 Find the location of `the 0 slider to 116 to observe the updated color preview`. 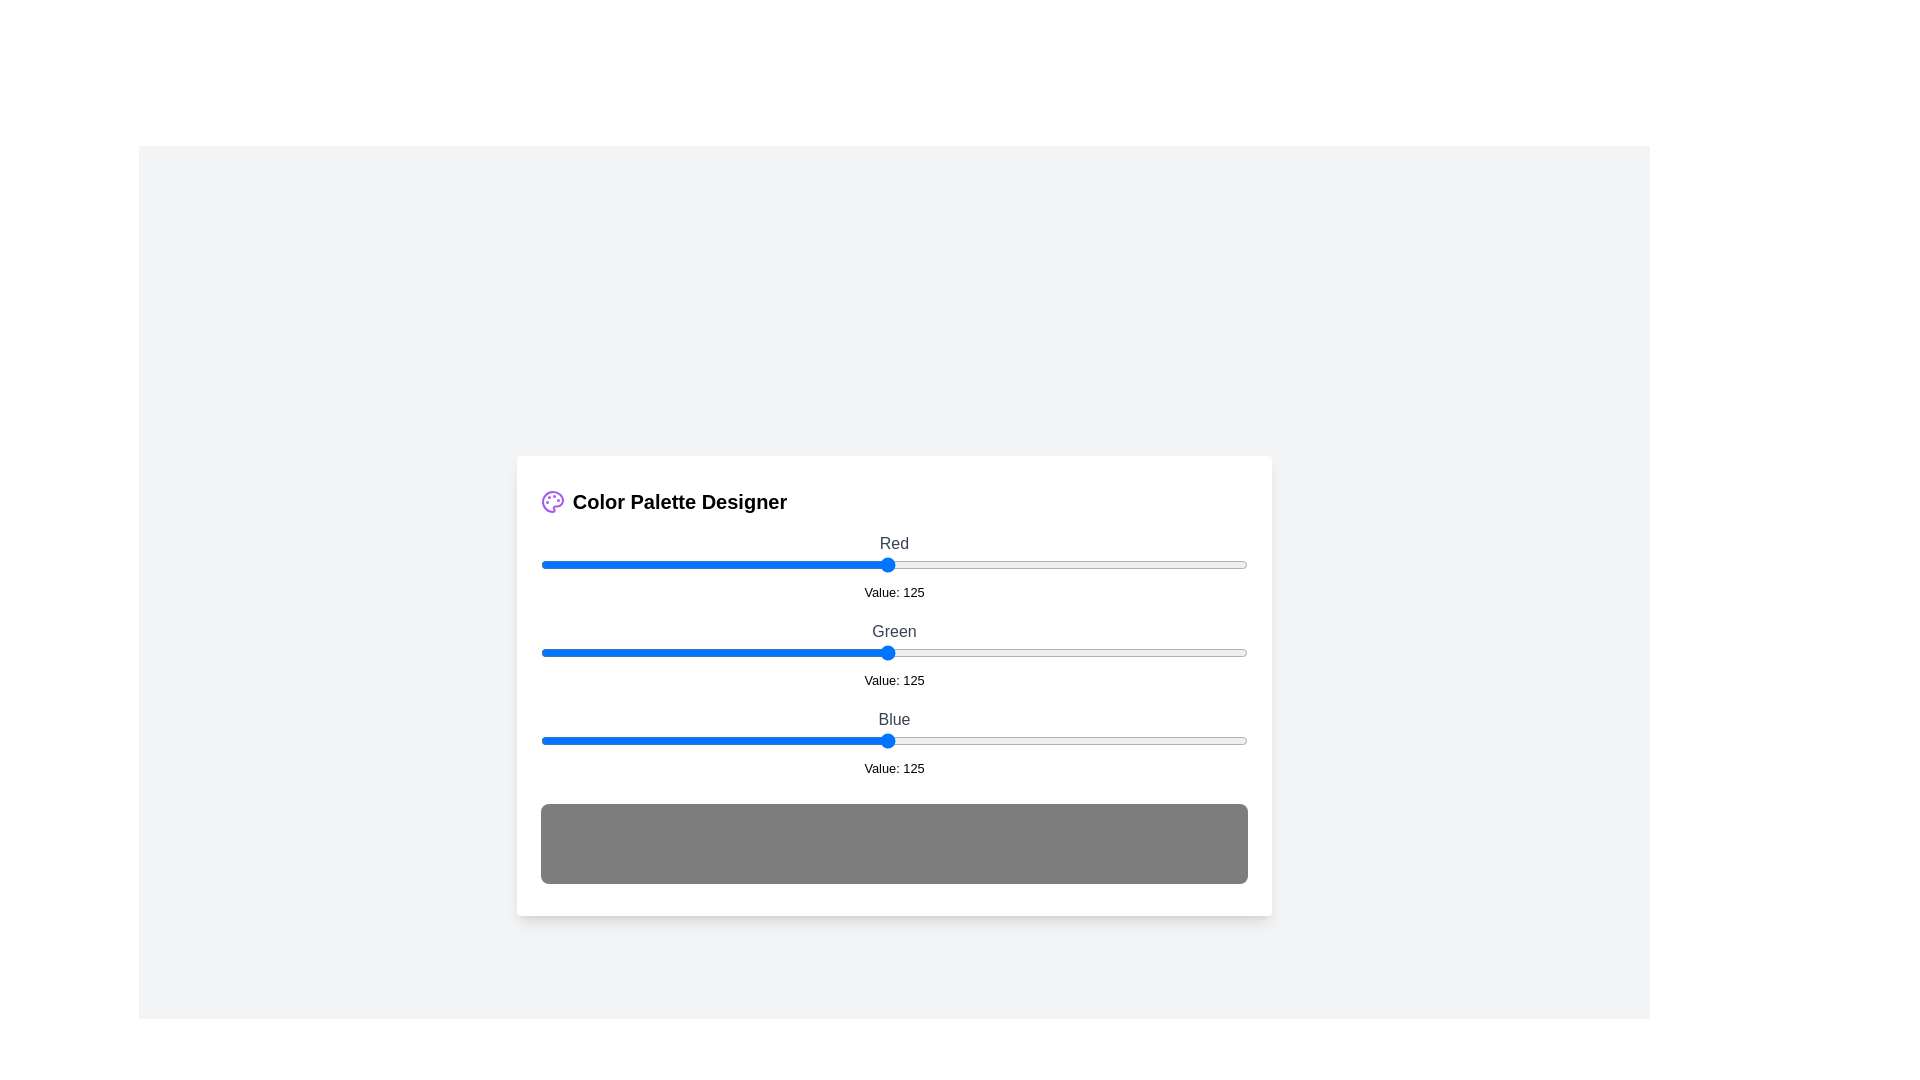

the 0 slider to 116 to observe the updated color preview is located at coordinates (862, 564).